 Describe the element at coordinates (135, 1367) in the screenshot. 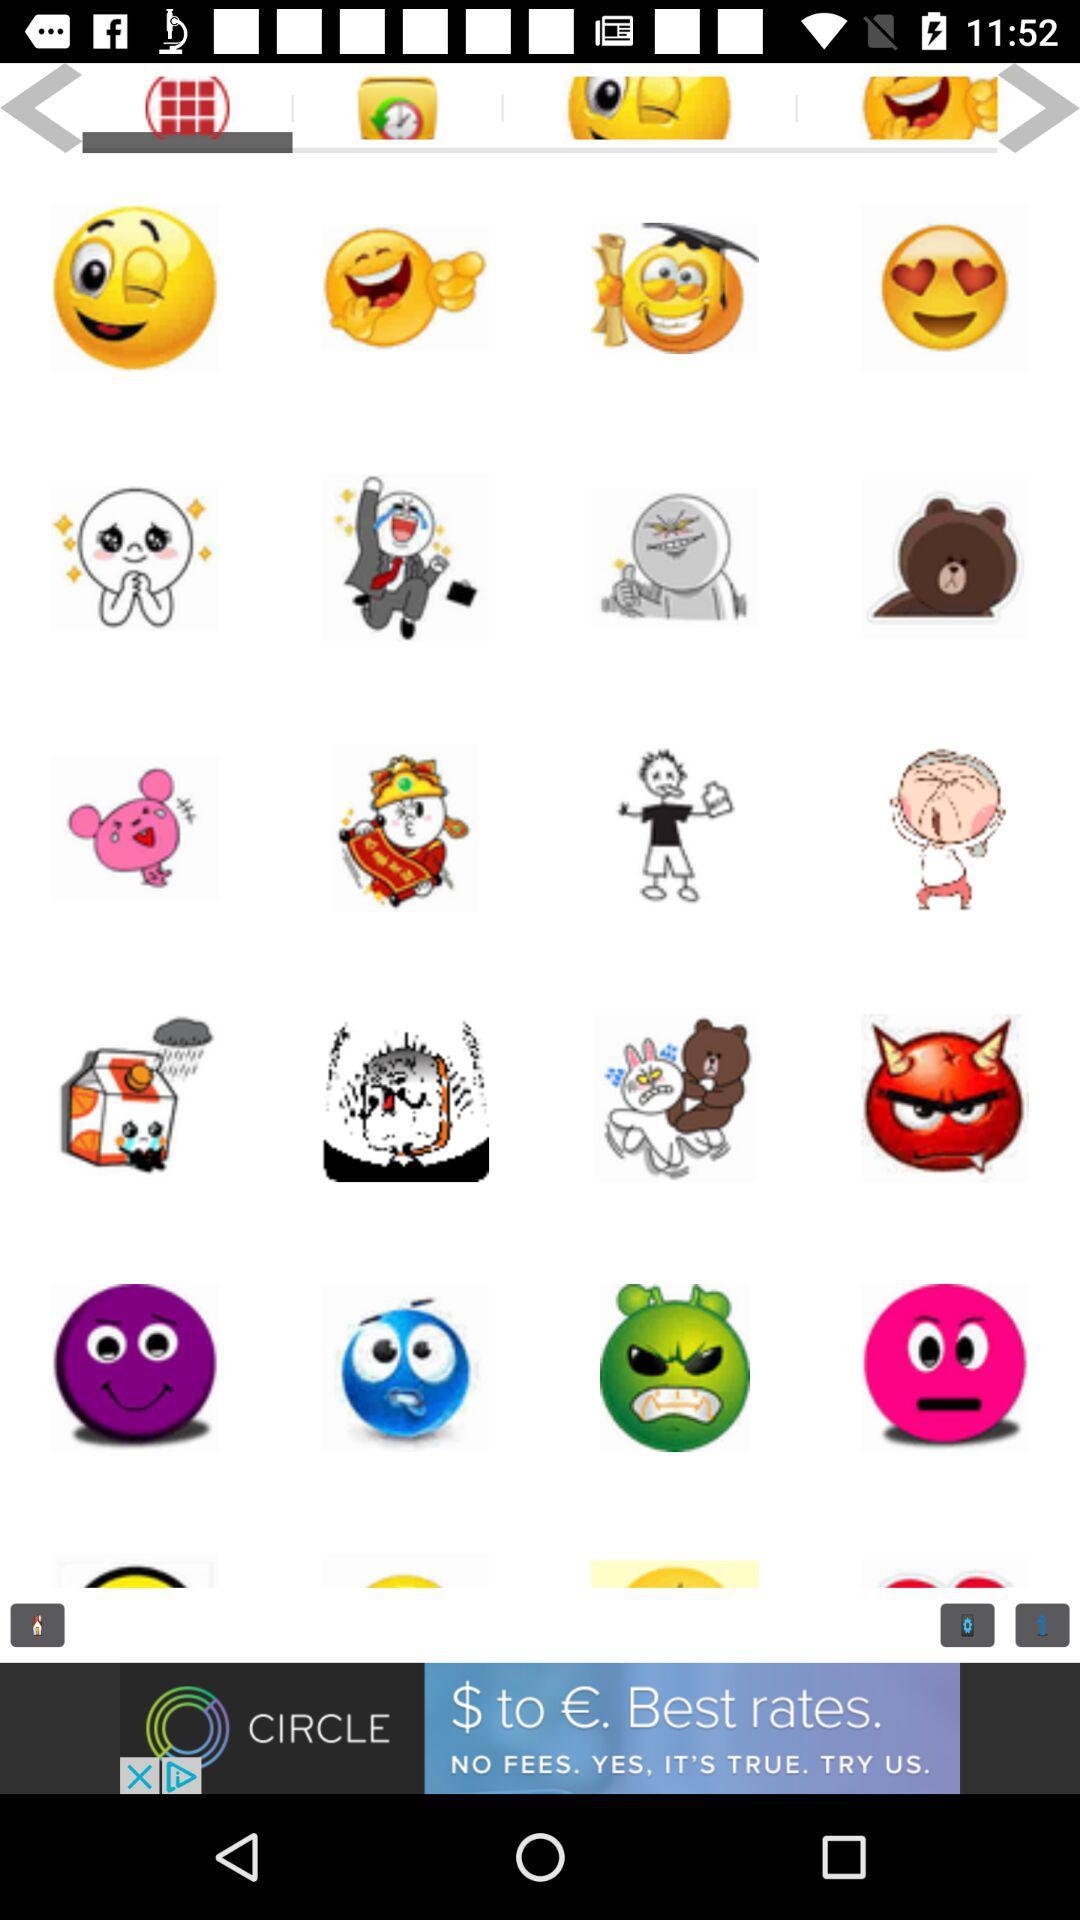

I see `purple smiley emoji` at that location.